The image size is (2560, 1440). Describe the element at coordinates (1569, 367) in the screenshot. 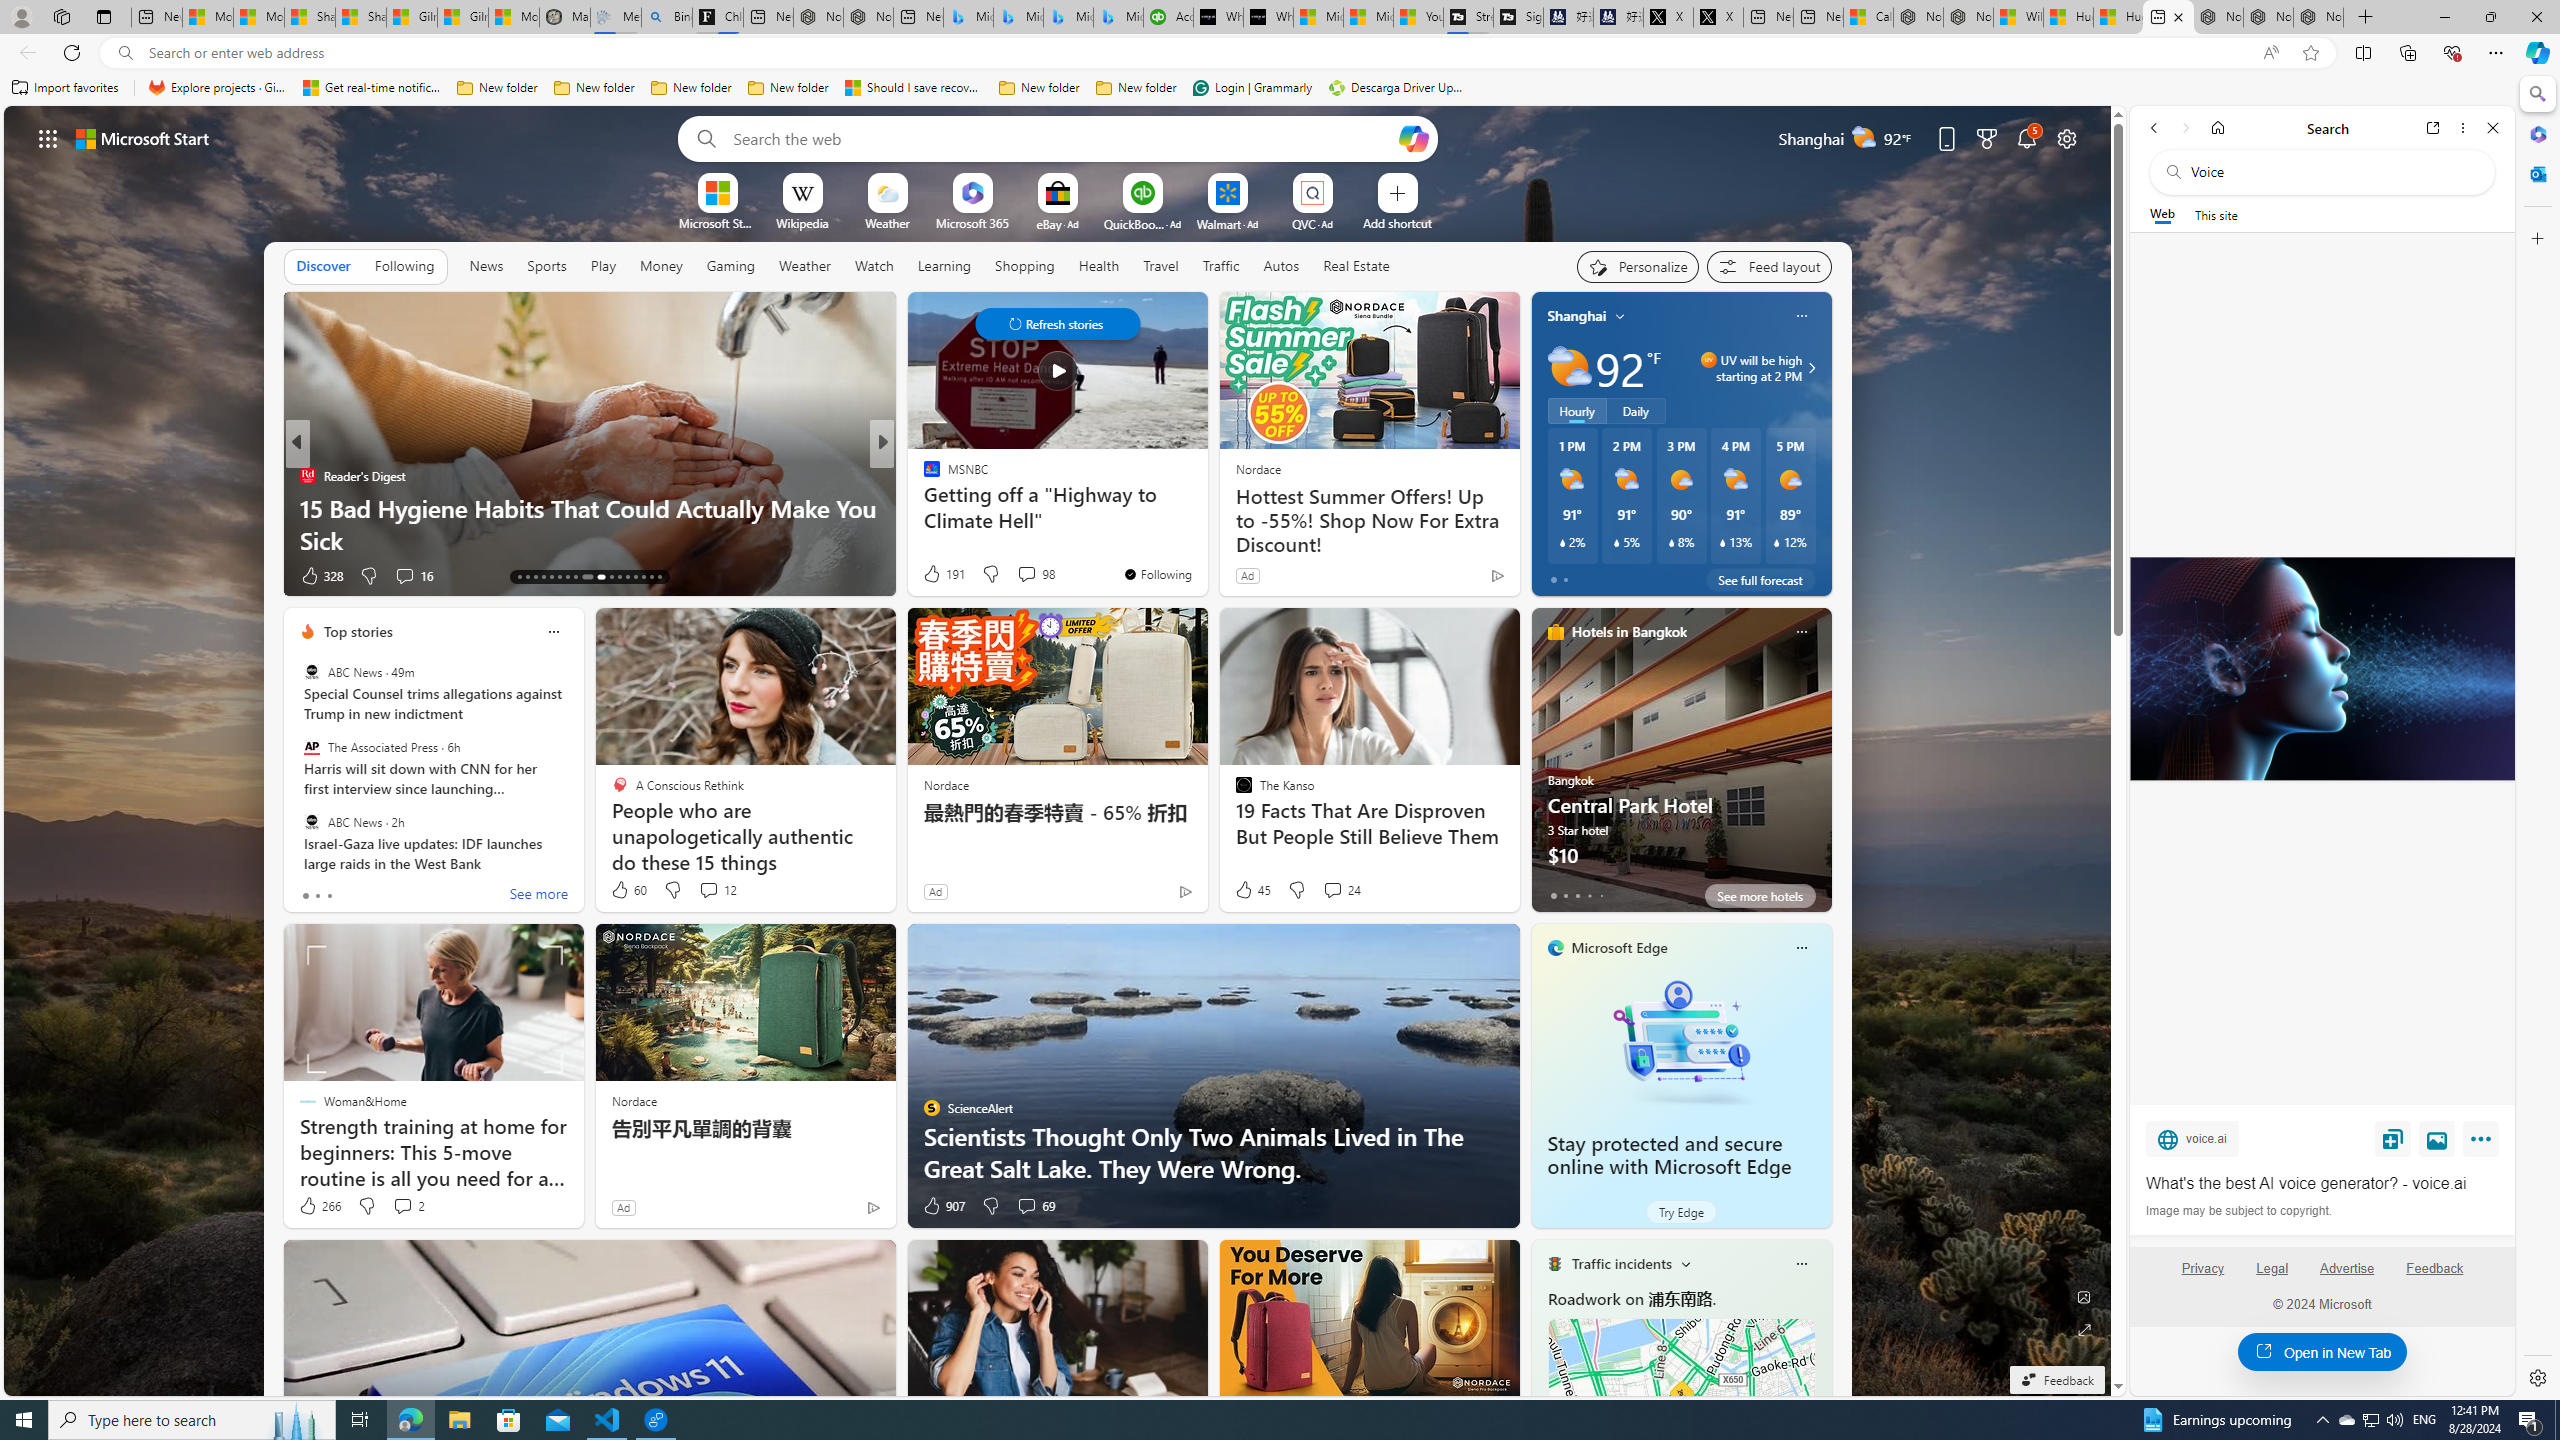

I see `'Partly sunny'` at that location.